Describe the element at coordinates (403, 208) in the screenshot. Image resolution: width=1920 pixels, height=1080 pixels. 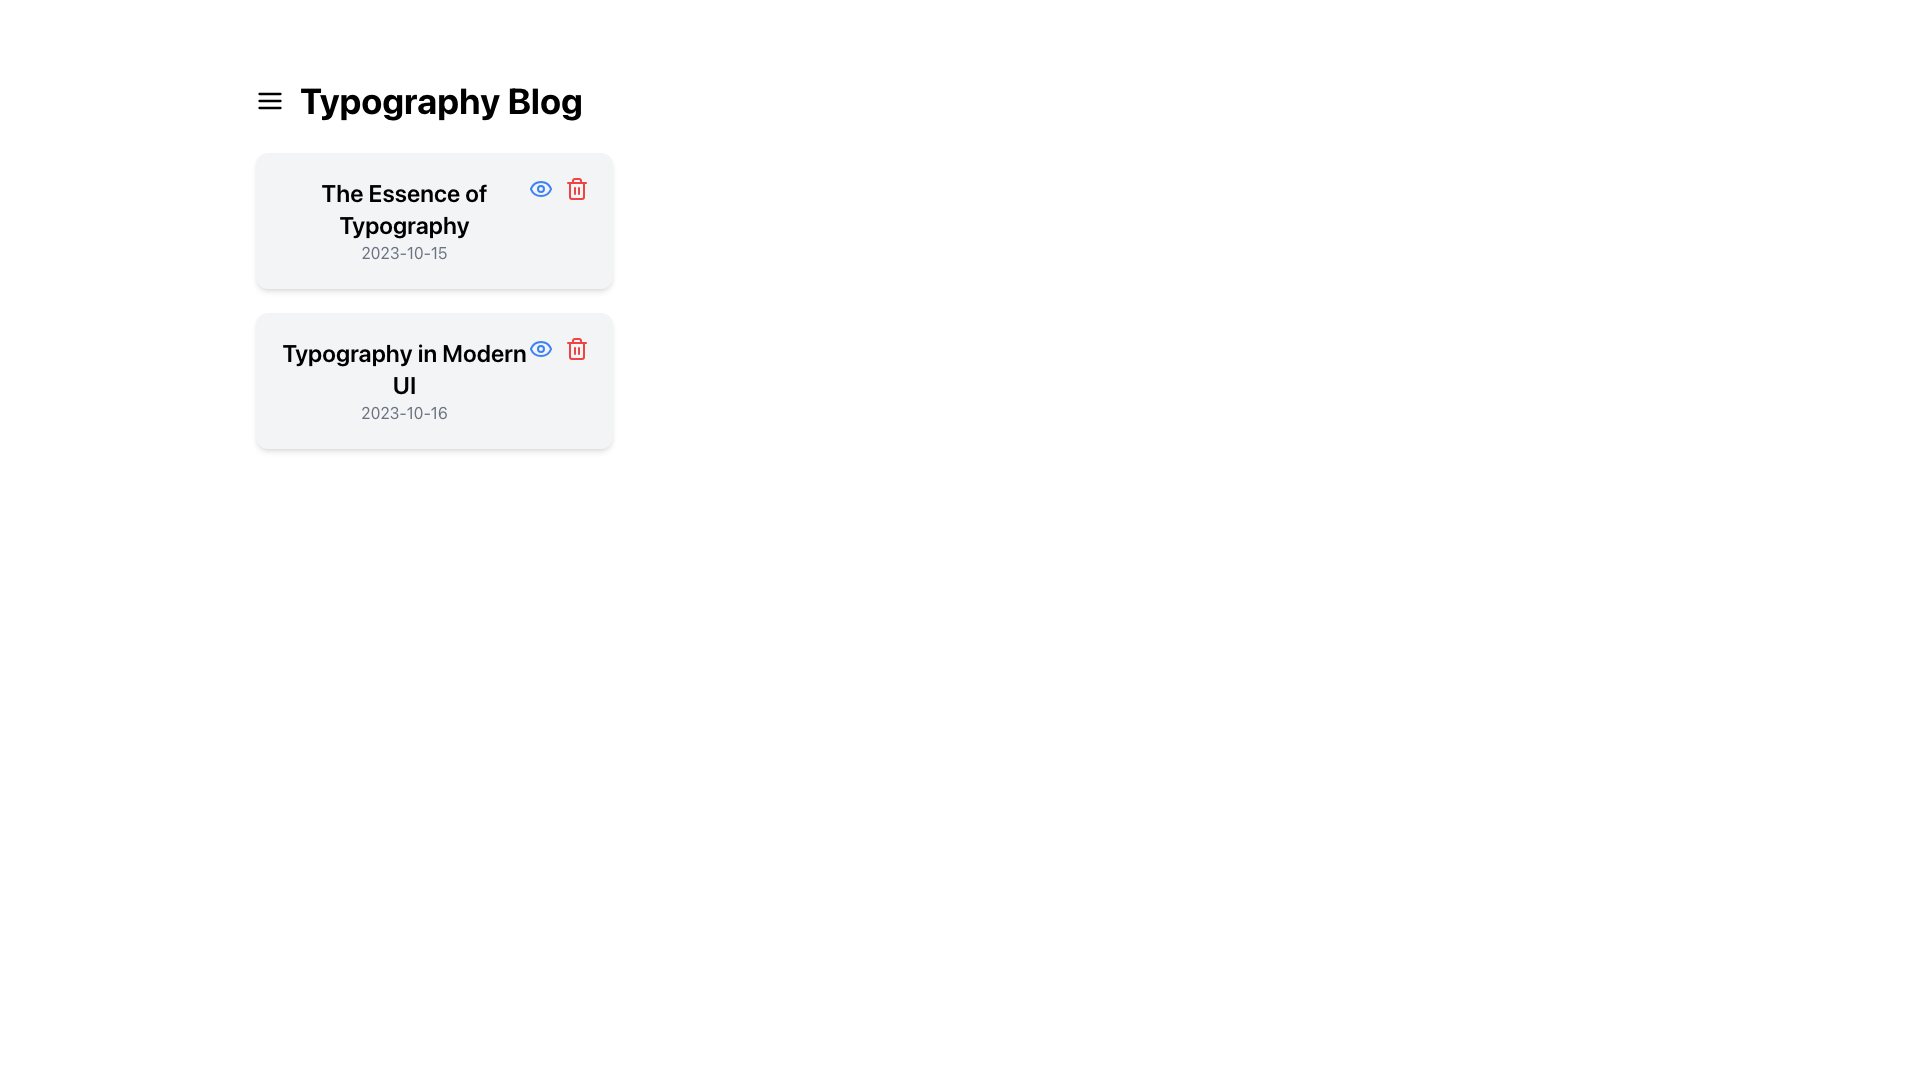
I see `bold and large text heading 'The Essence of Typography' located at the center of the topmost card under the 'Typography Blog' heading` at that location.